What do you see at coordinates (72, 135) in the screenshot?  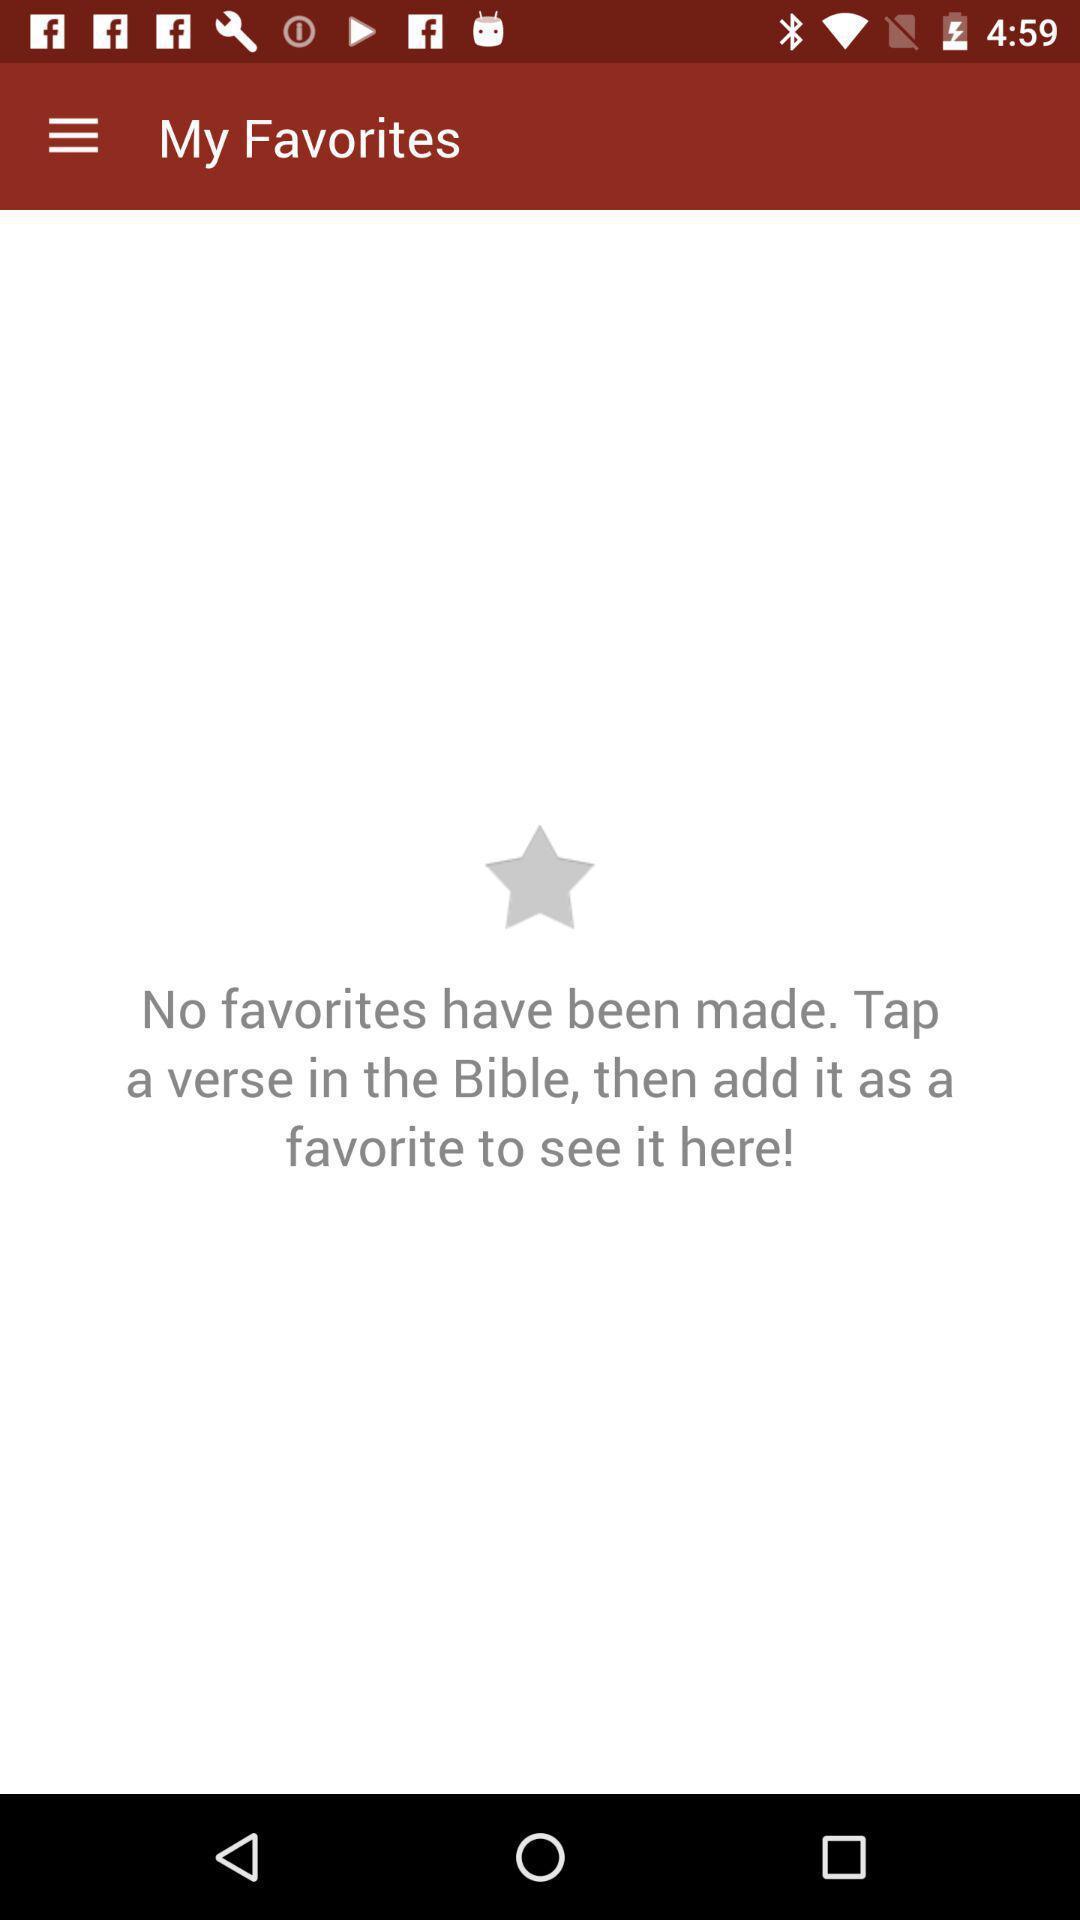 I see `item to the left of the my favorites item` at bounding box center [72, 135].